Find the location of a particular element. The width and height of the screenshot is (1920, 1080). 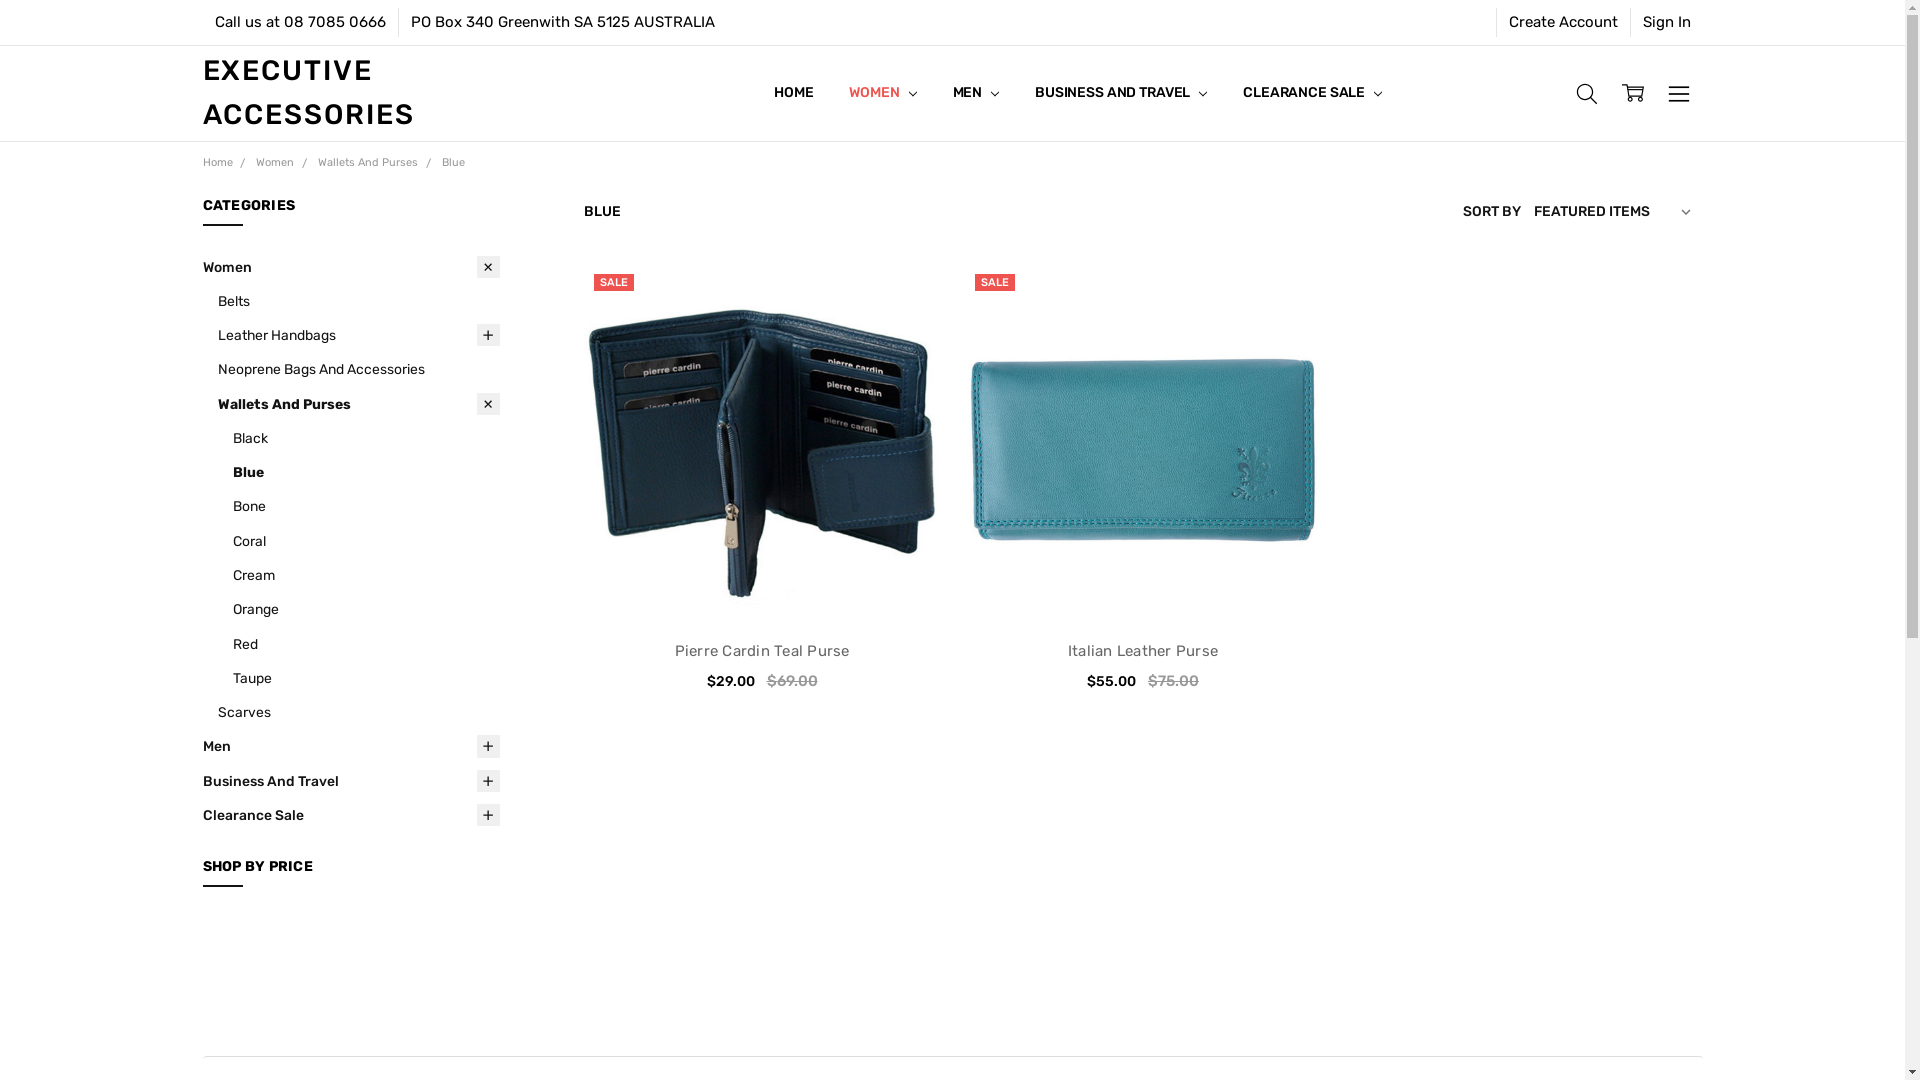

'Wallets And Purses' is located at coordinates (368, 161).